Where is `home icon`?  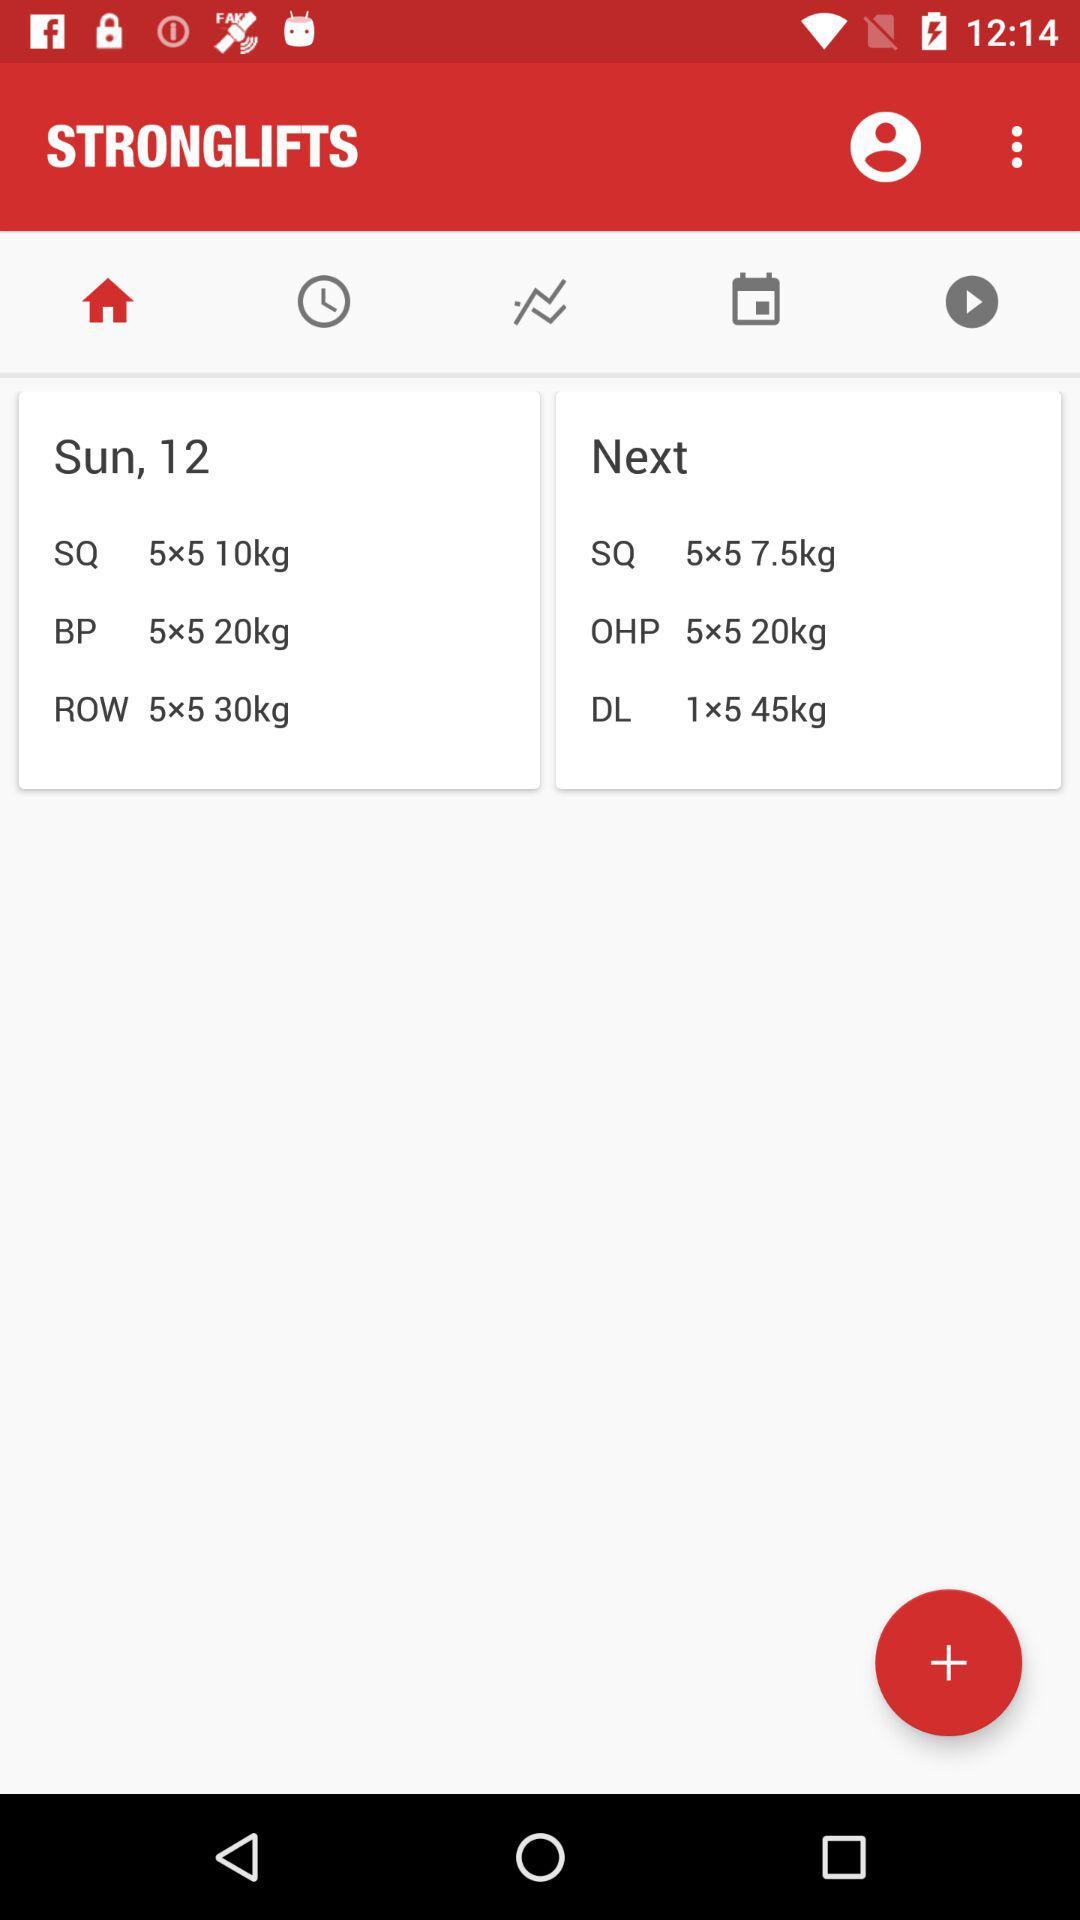
home icon is located at coordinates (108, 300).